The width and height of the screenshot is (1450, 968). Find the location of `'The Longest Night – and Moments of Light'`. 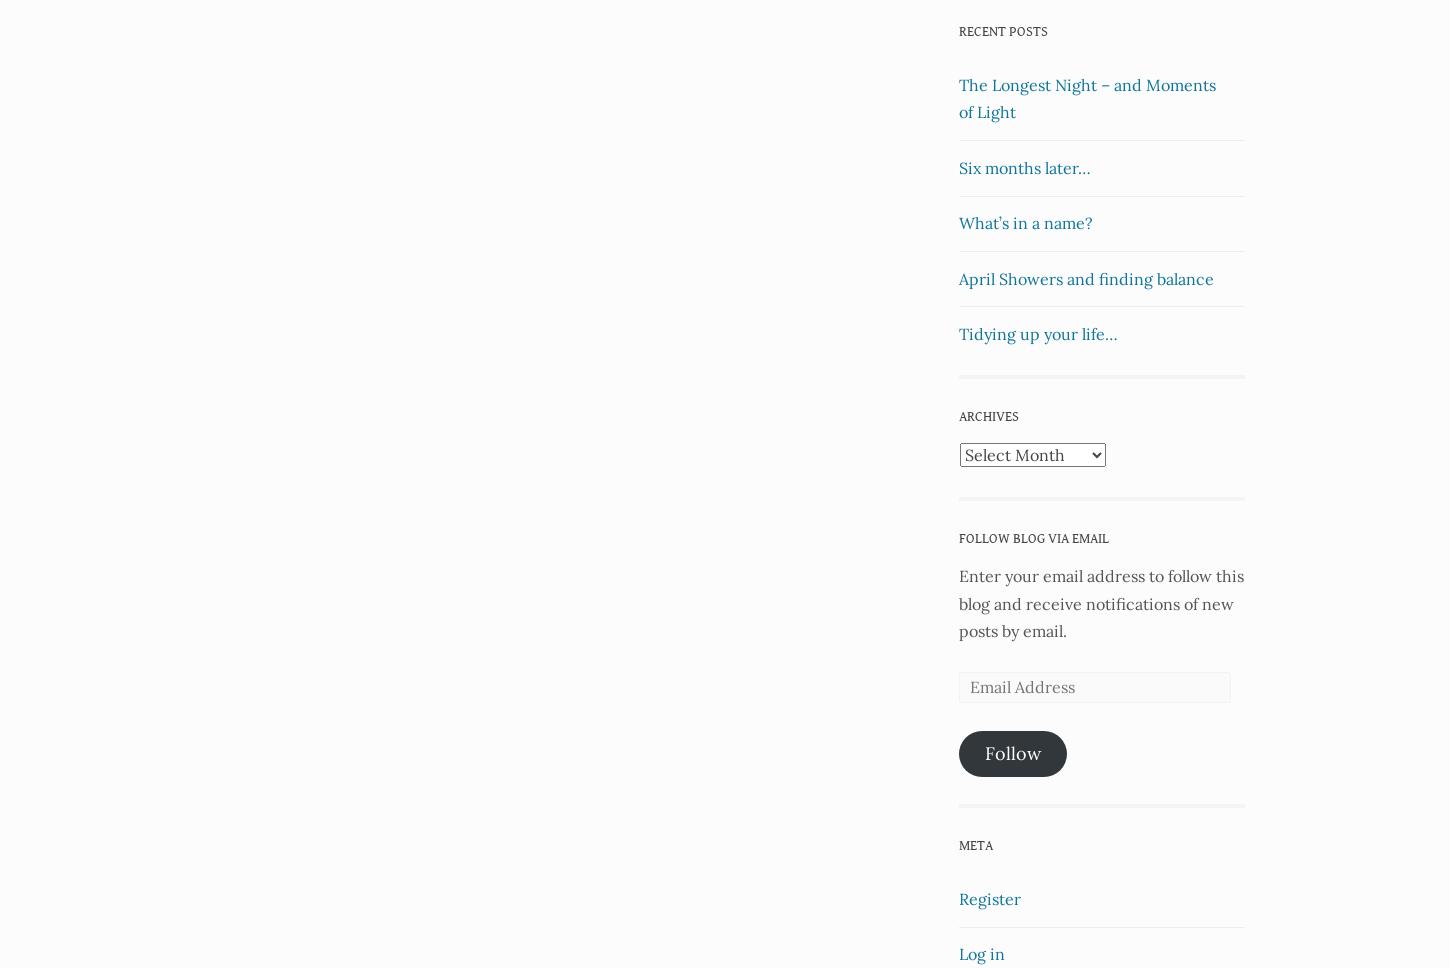

'The Longest Night – and Moments of Light' is located at coordinates (958, 98).